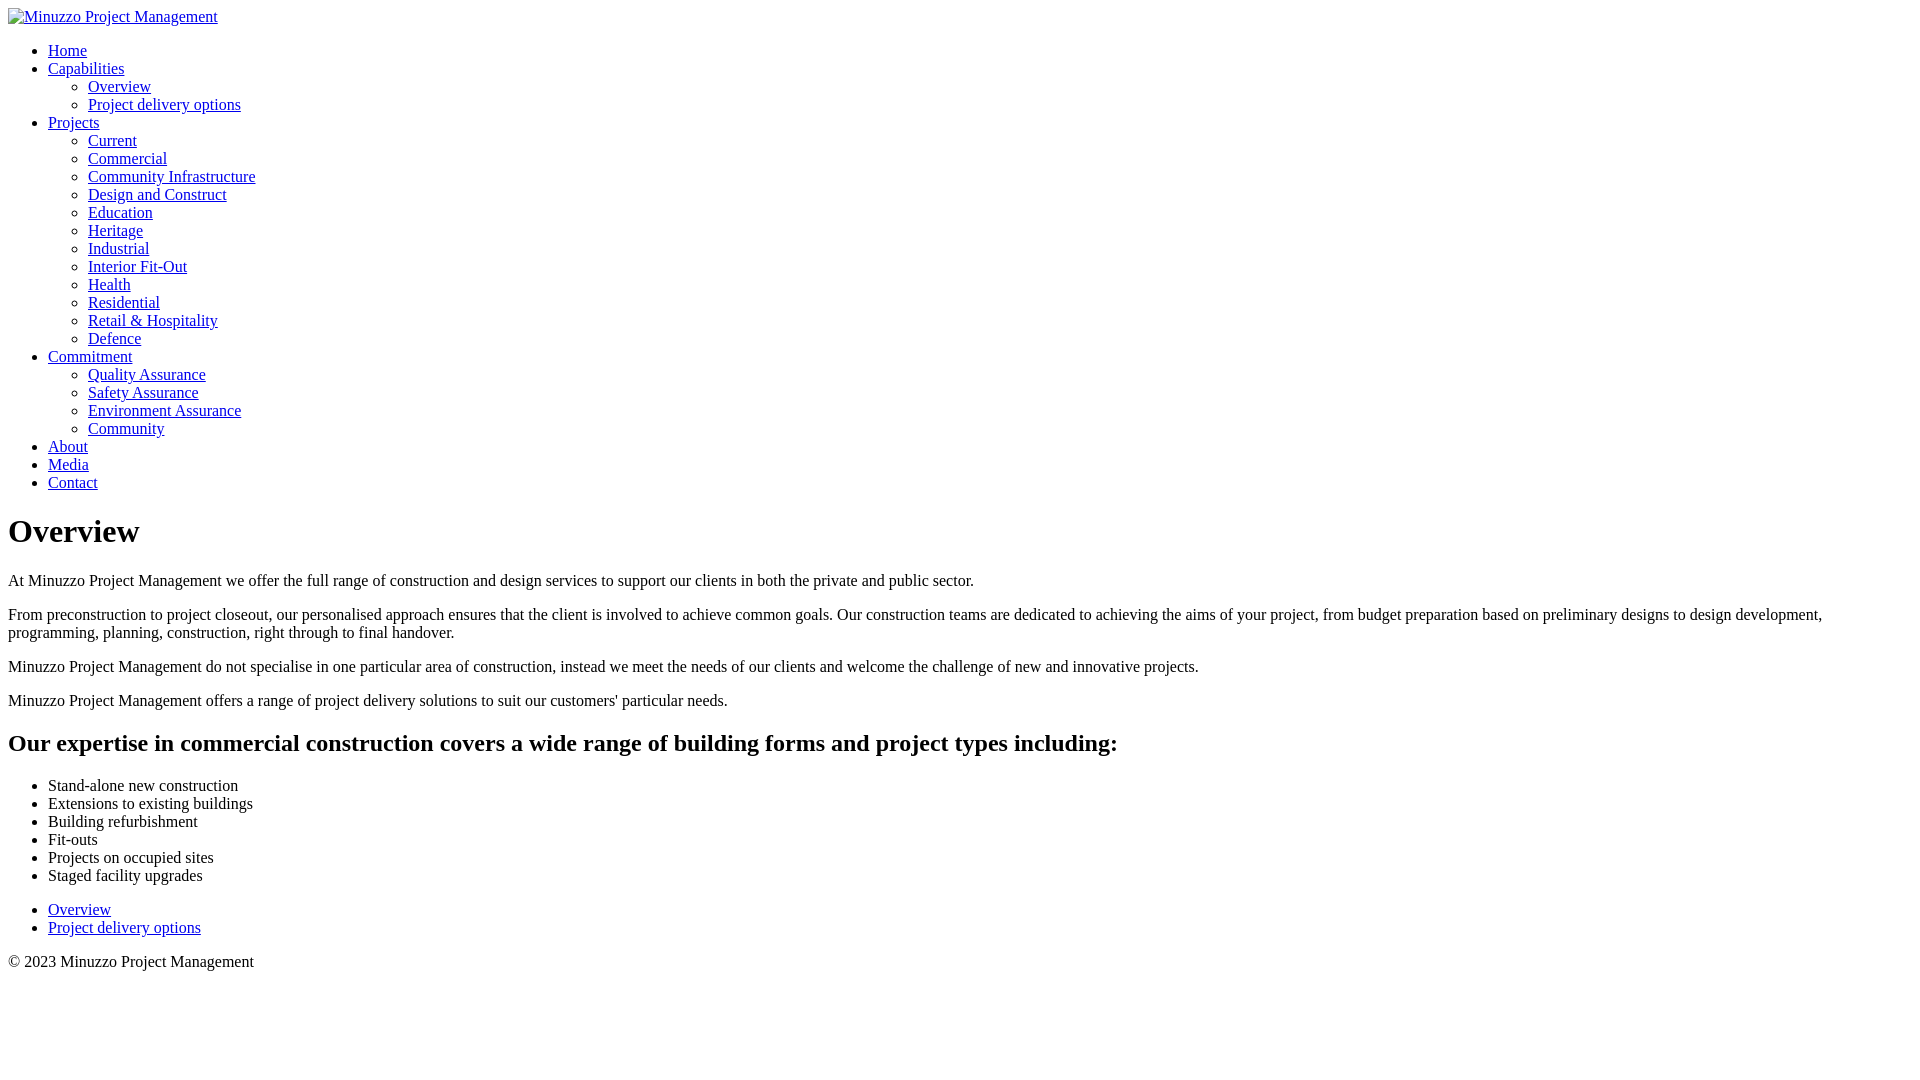 This screenshot has height=1080, width=1920. Describe the element at coordinates (89, 355) in the screenshot. I see `'Commitment'` at that location.